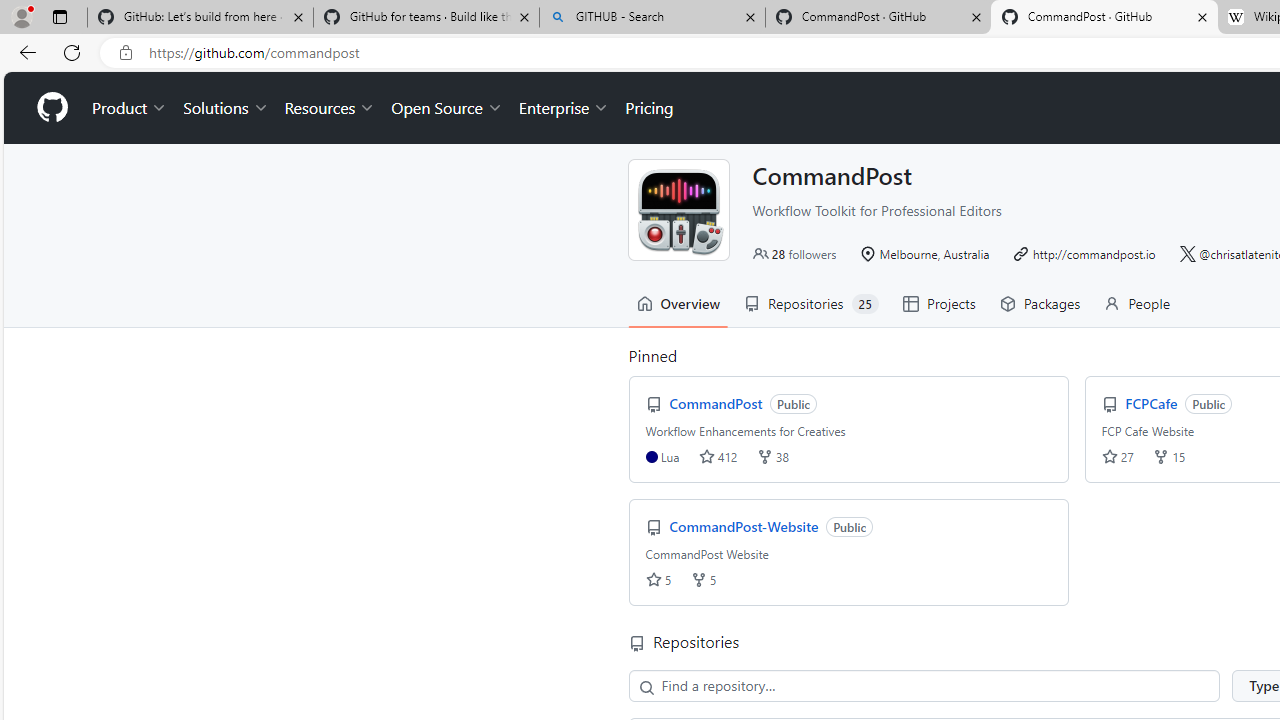 The width and height of the screenshot is (1280, 720). I want to click on 'Projects', so click(937, 303).